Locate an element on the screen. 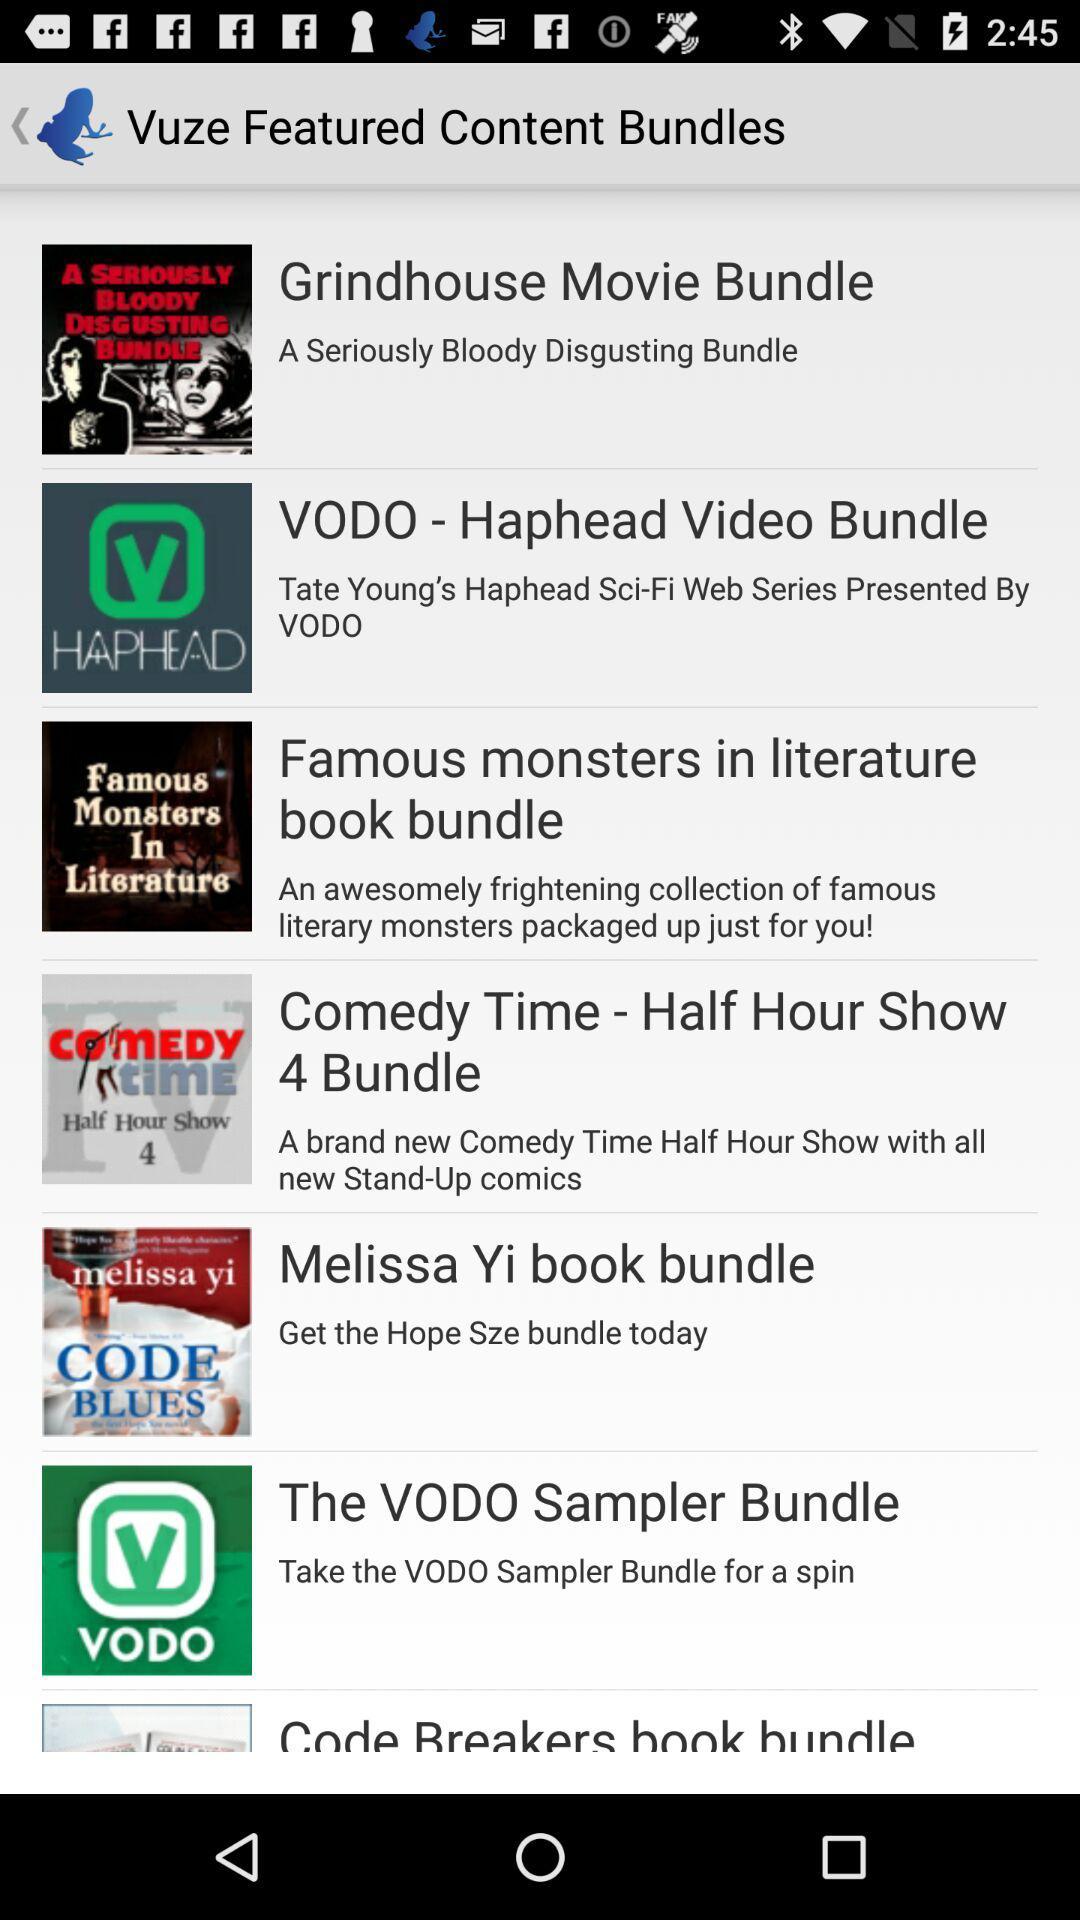 The image size is (1080, 1920). the app below the grindhouse movie bundle app is located at coordinates (537, 342).